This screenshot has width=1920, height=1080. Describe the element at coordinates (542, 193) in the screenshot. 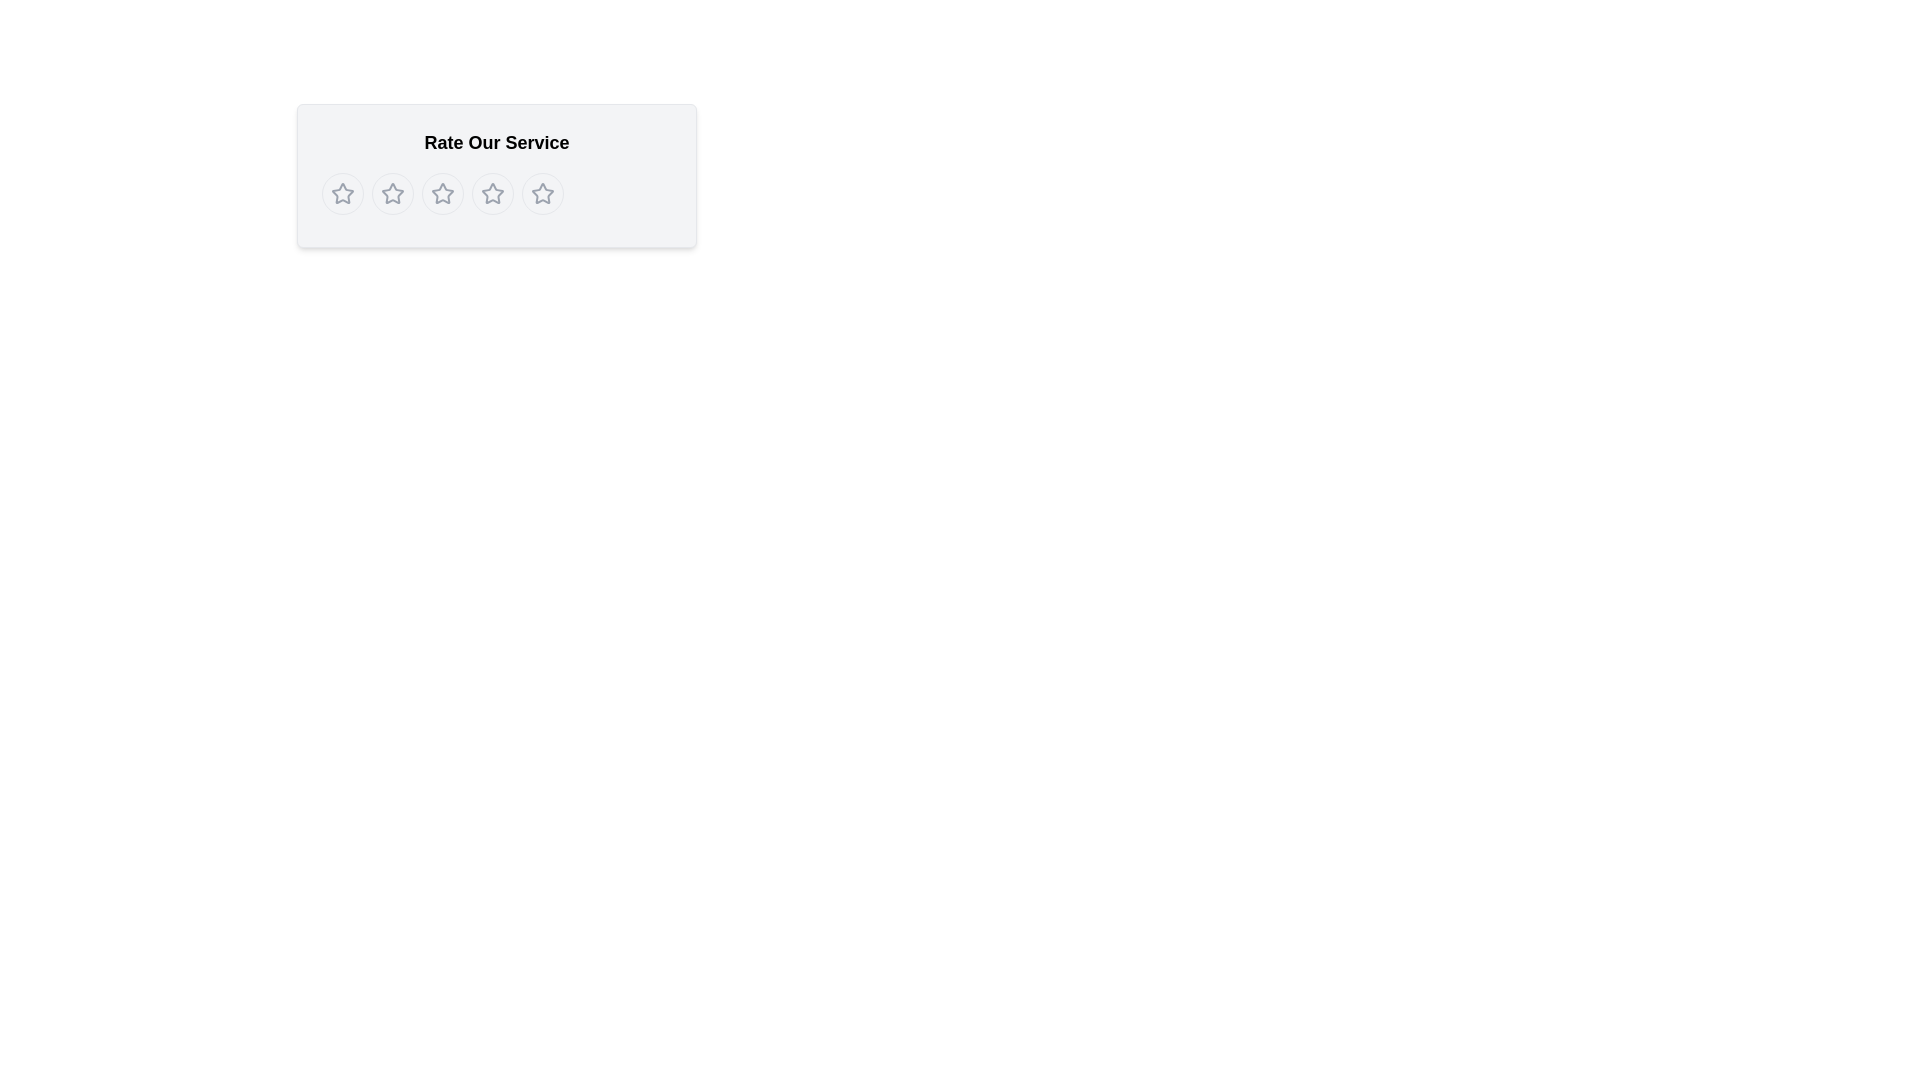

I see `the fifth circular button with a star icon in the center, which is styled in light gray and changes to yellow when hovered over` at that location.